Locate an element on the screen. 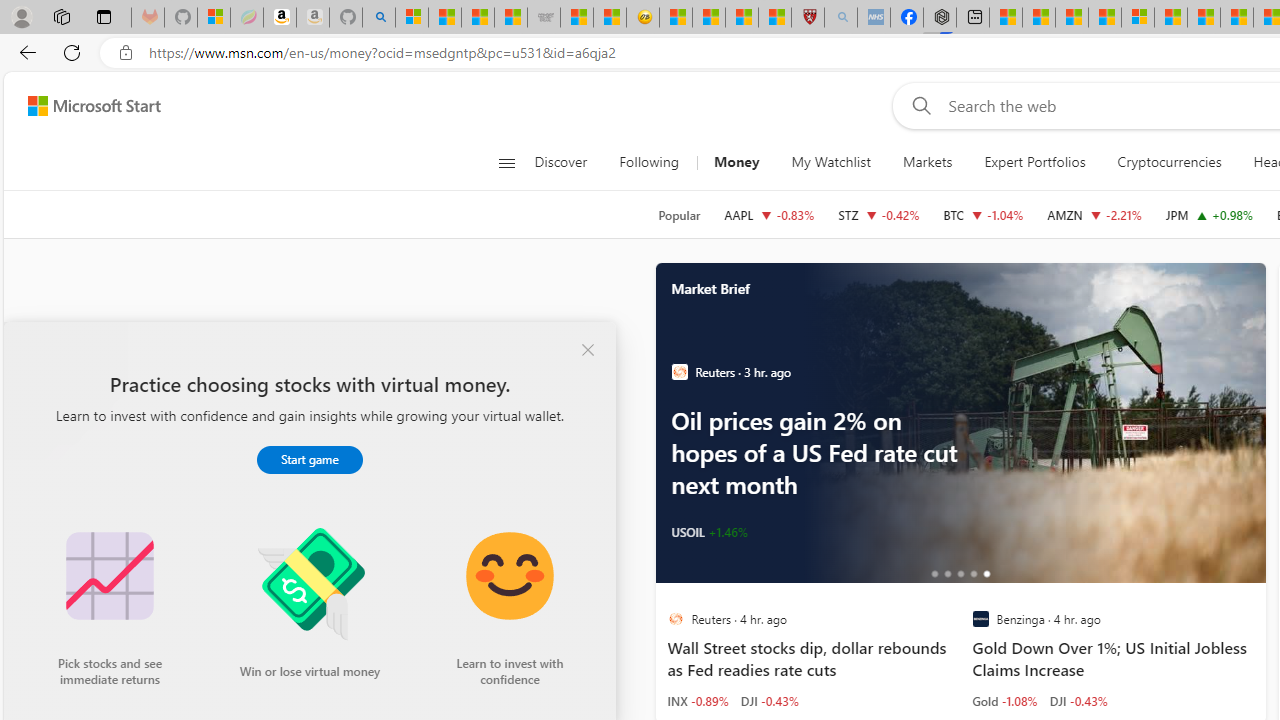 Image resolution: width=1280 pixels, height=720 pixels. 'Money' is located at coordinates (735, 162).